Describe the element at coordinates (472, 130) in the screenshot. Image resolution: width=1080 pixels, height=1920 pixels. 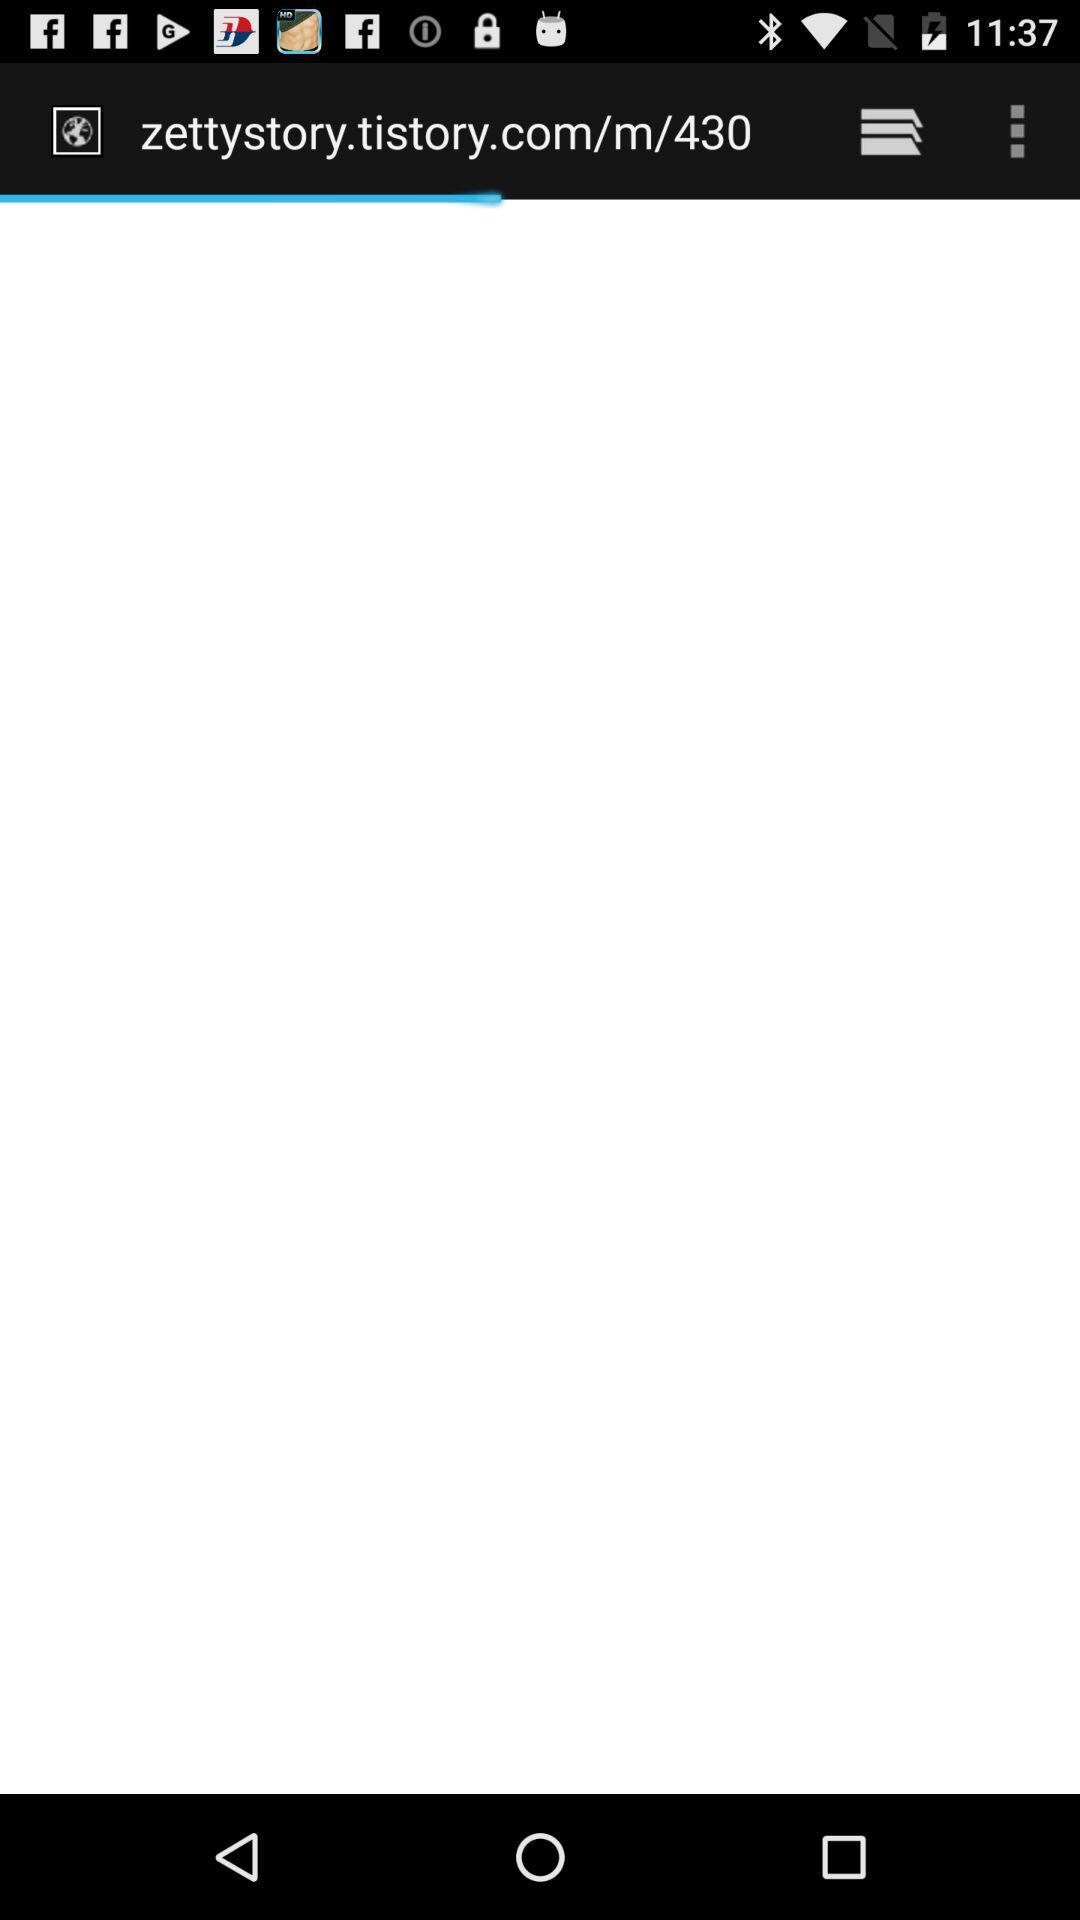
I see `the zettystory tistory com` at that location.